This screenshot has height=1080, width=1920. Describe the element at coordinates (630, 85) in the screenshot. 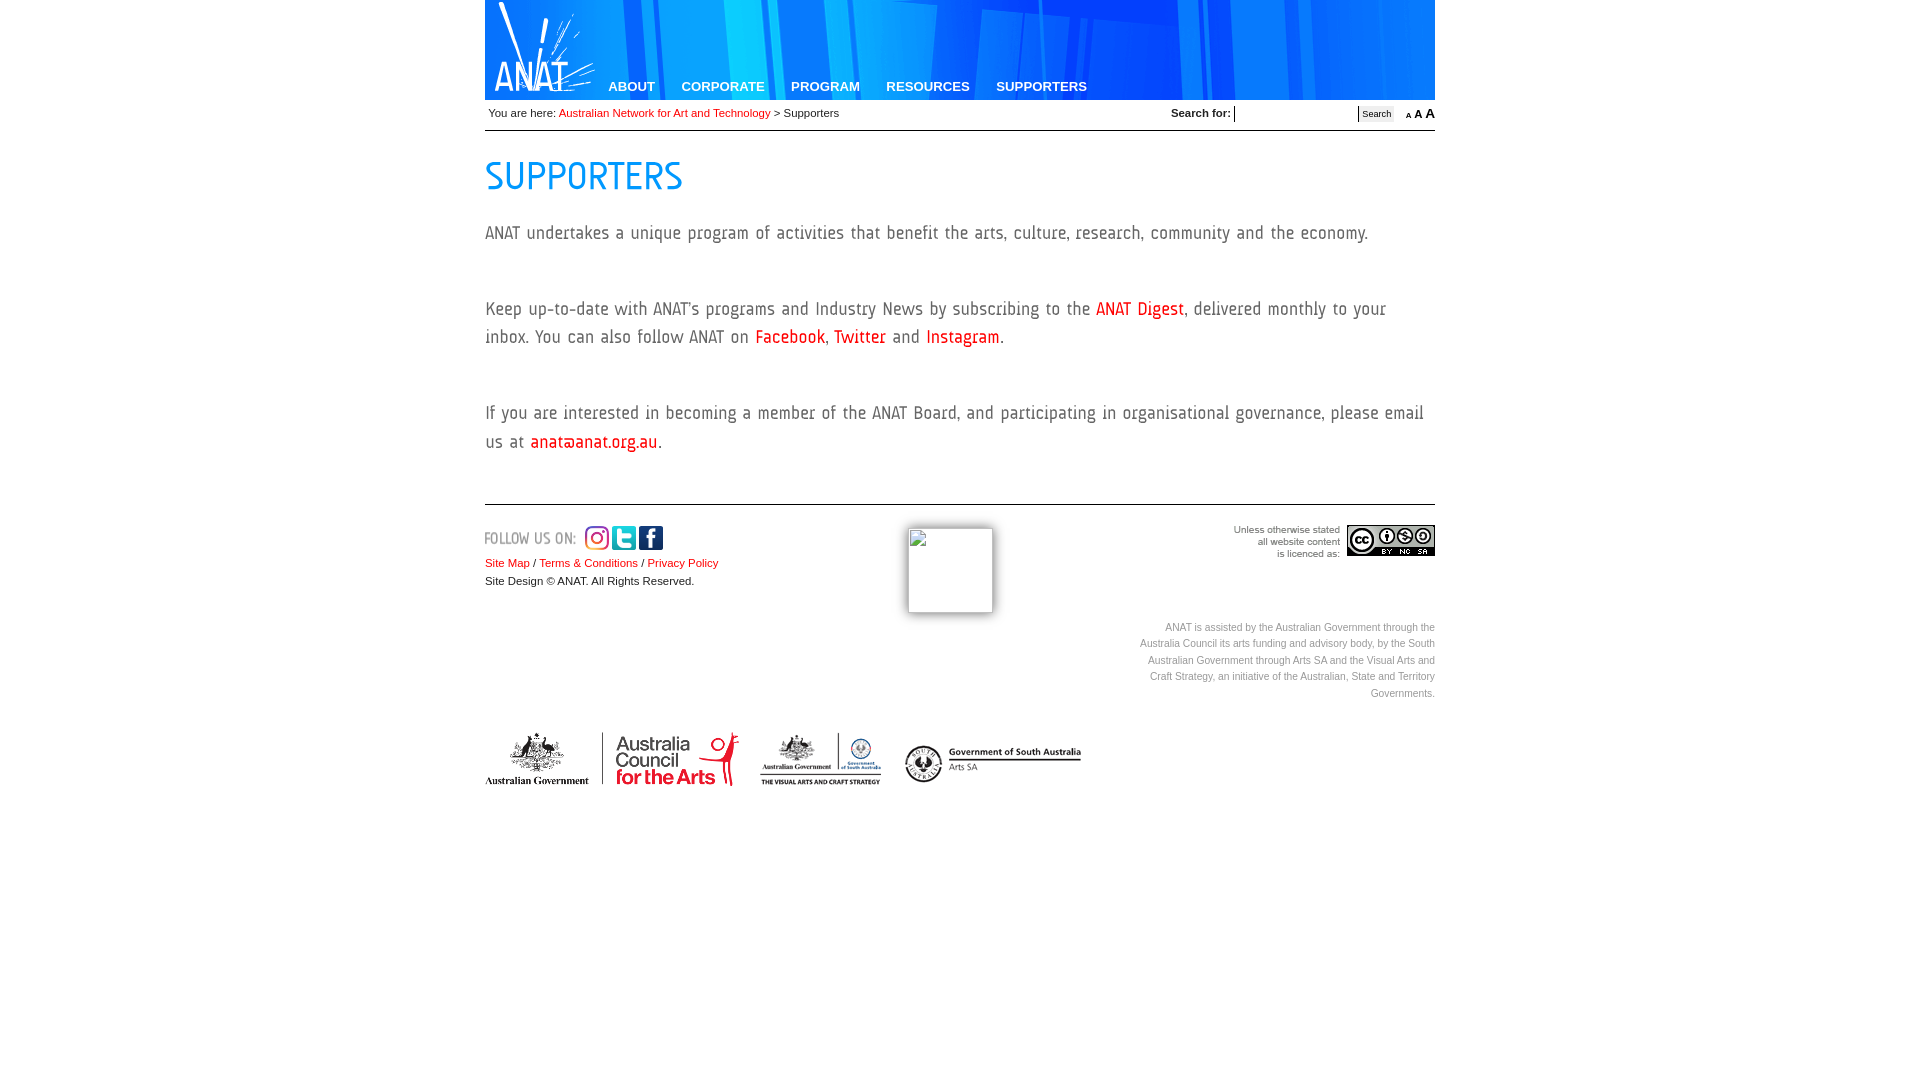

I see `'ABOUT'` at that location.